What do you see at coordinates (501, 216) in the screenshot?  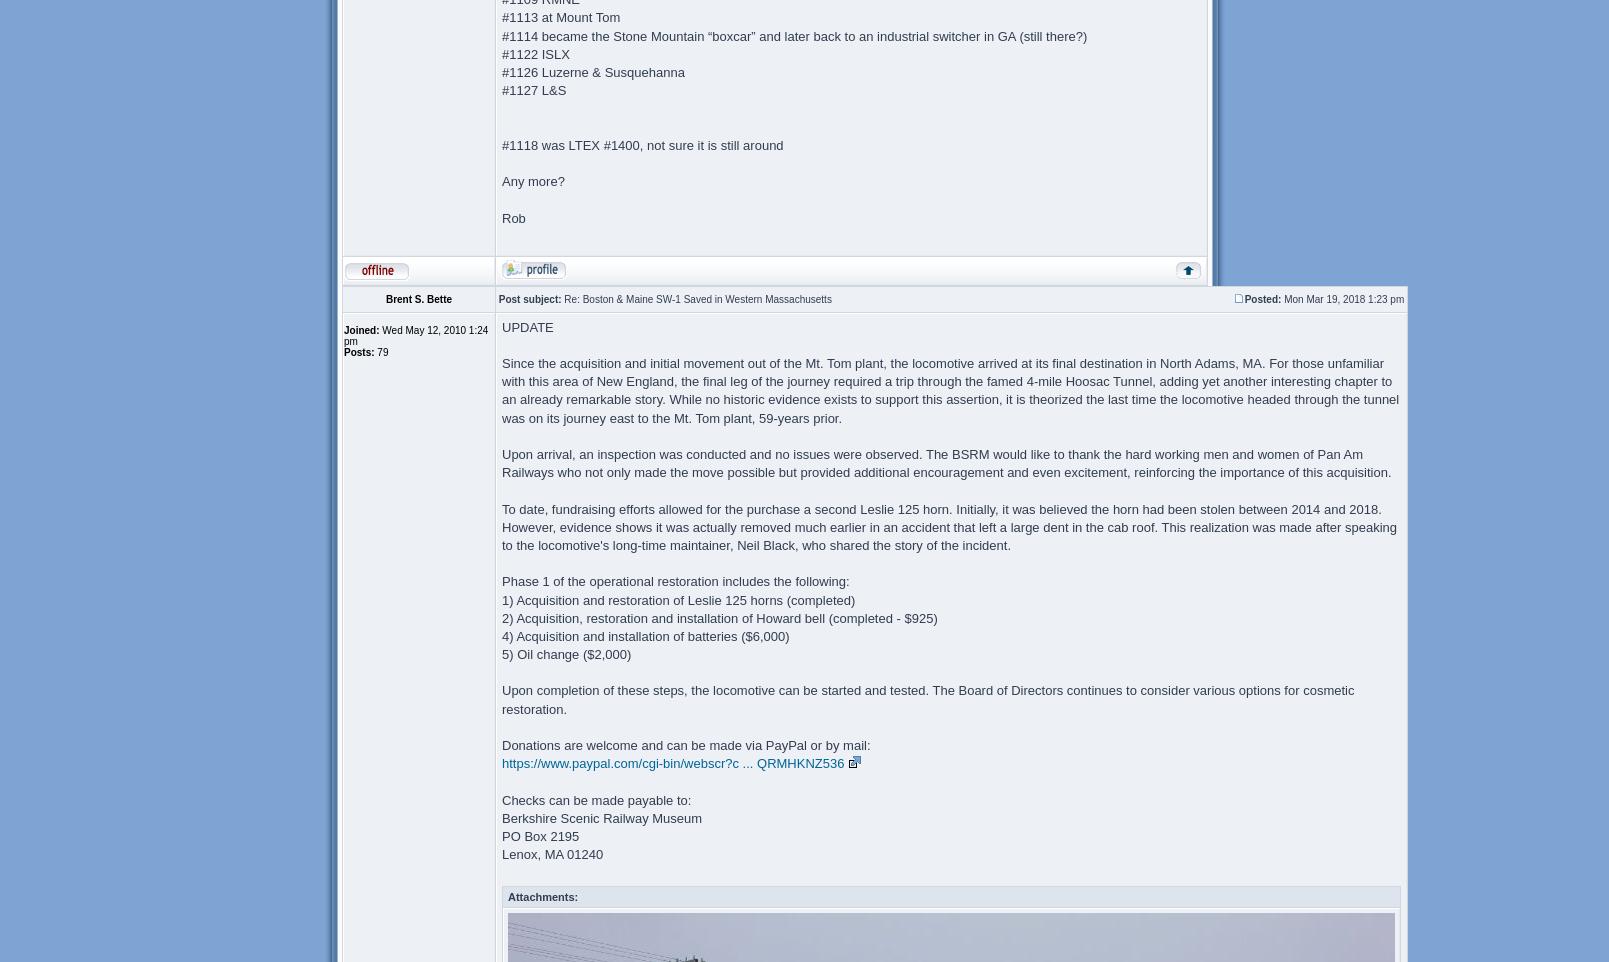 I see `'Rob'` at bounding box center [501, 216].